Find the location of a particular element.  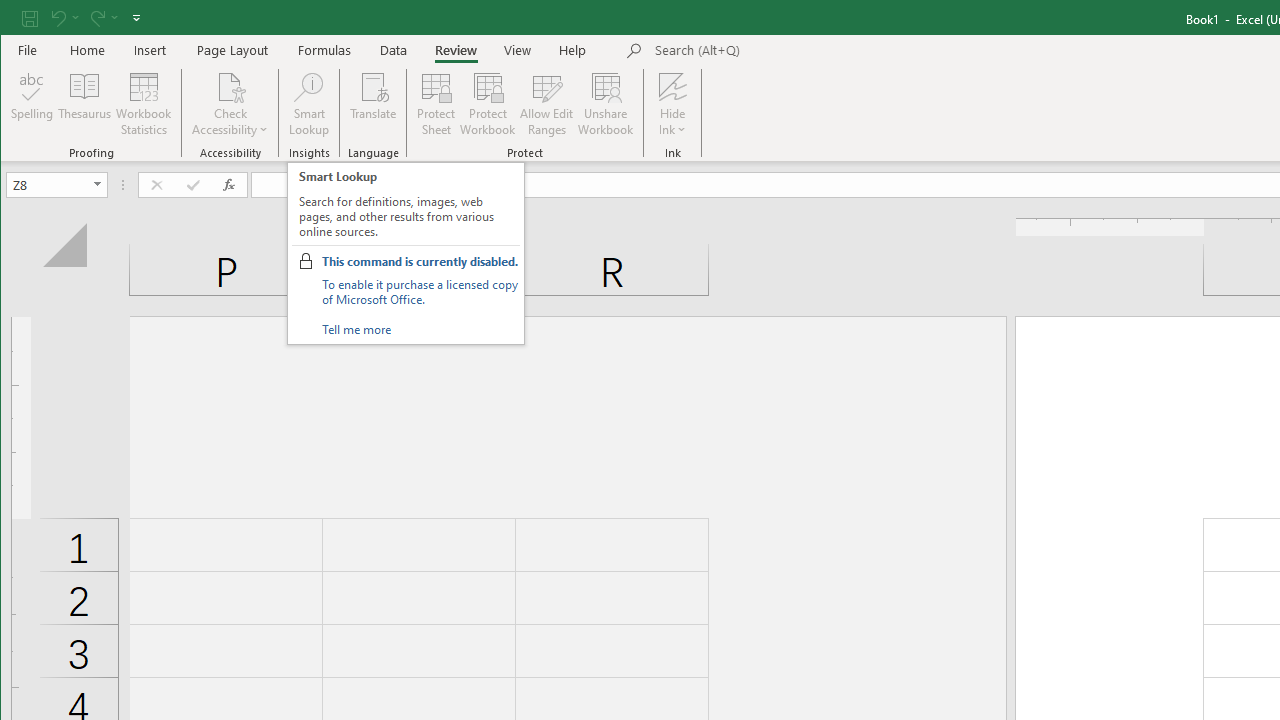

'Thesaurus...' is located at coordinates (84, 104).